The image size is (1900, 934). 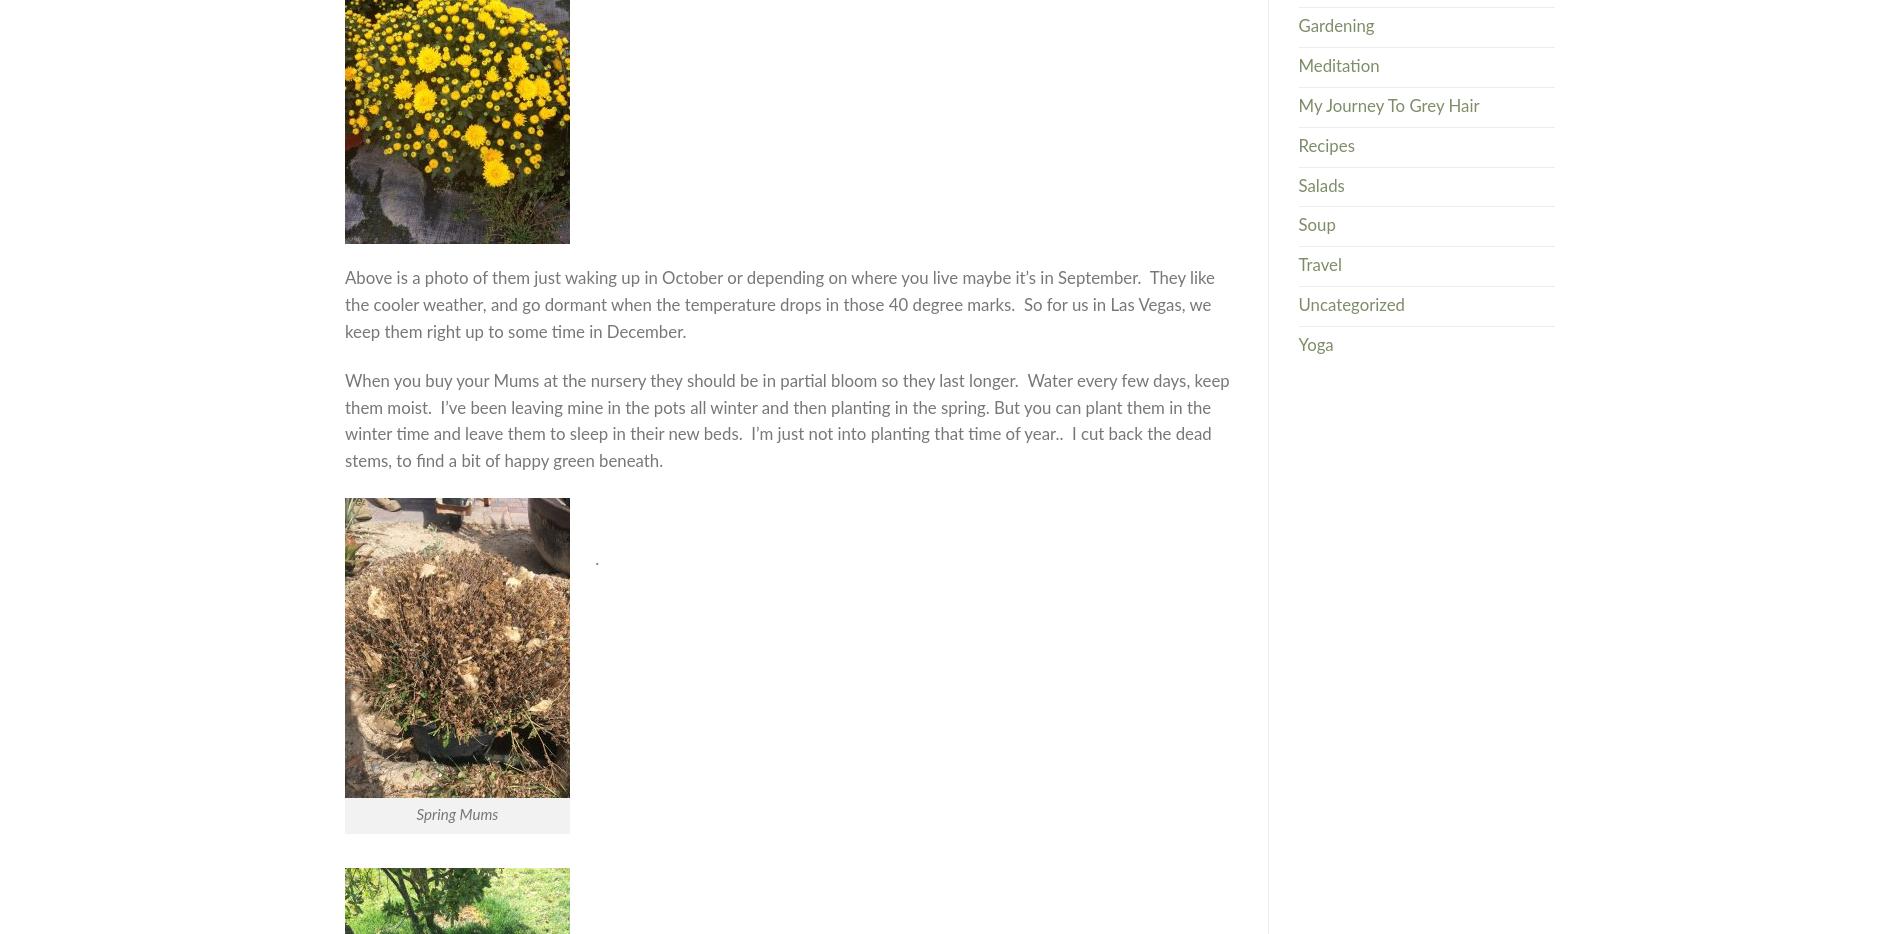 I want to click on 'Gardening', so click(x=1297, y=25).